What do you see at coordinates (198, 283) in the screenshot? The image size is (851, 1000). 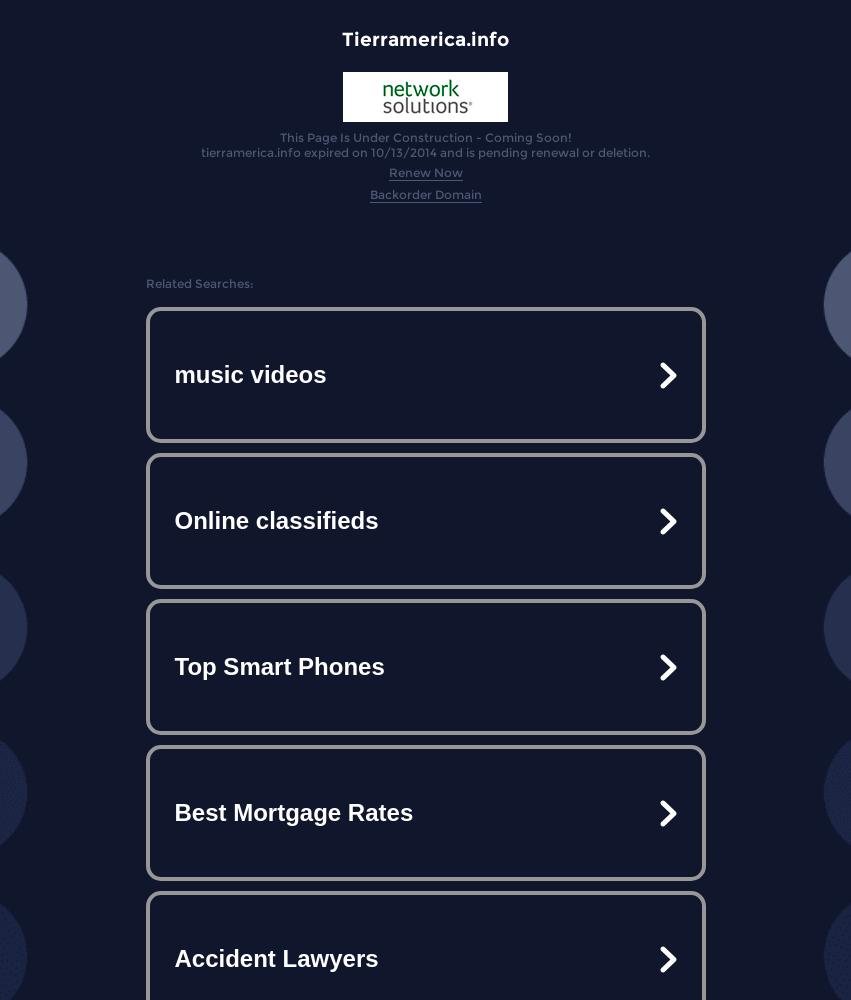 I see `'Related Searches:'` at bounding box center [198, 283].